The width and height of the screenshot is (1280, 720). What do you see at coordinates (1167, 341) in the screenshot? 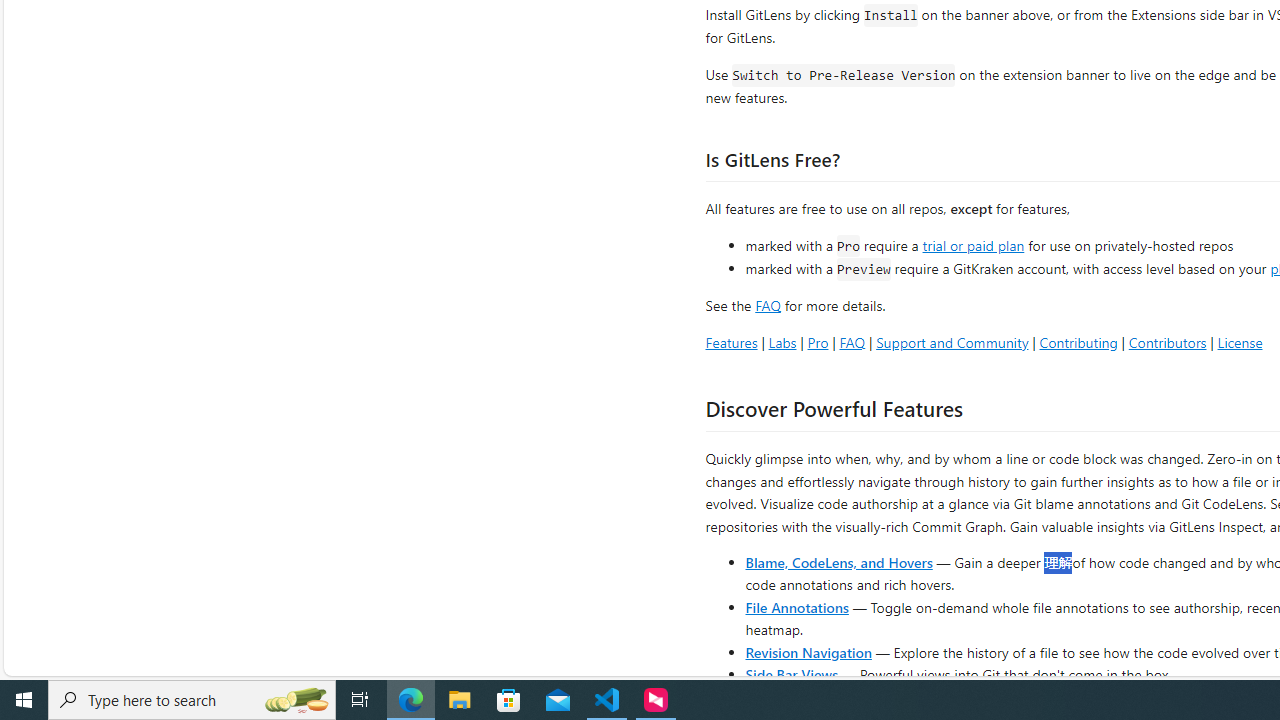
I see `'Contributors'` at bounding box center [1167, 341].